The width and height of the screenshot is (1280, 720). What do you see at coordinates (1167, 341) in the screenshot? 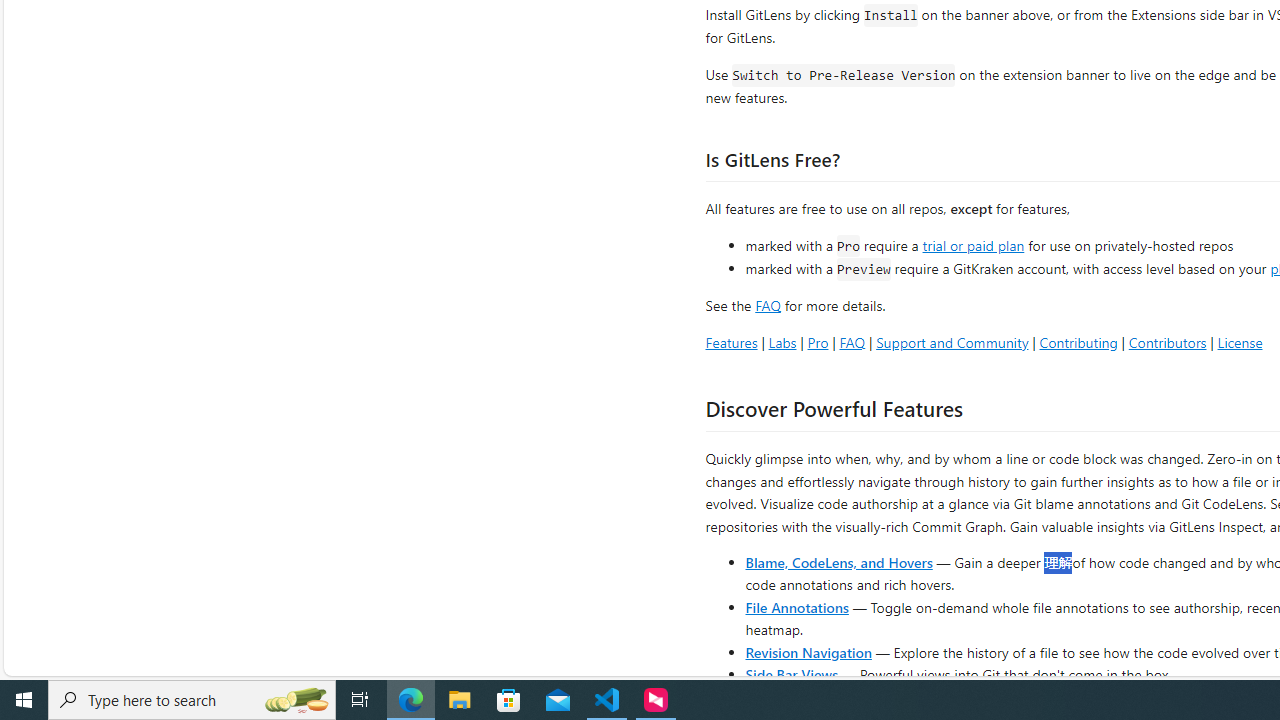
I see `'Contributors'` at bounding box center [1167, 341].